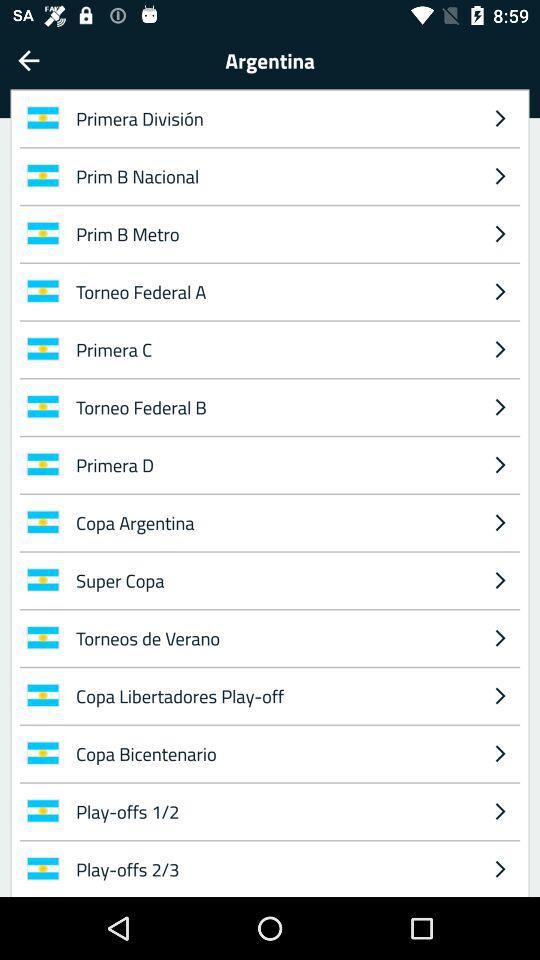 Image resolution: width=540 pixels, height=960 pixels. I want to click on item below the primera d, so click(499, 521).